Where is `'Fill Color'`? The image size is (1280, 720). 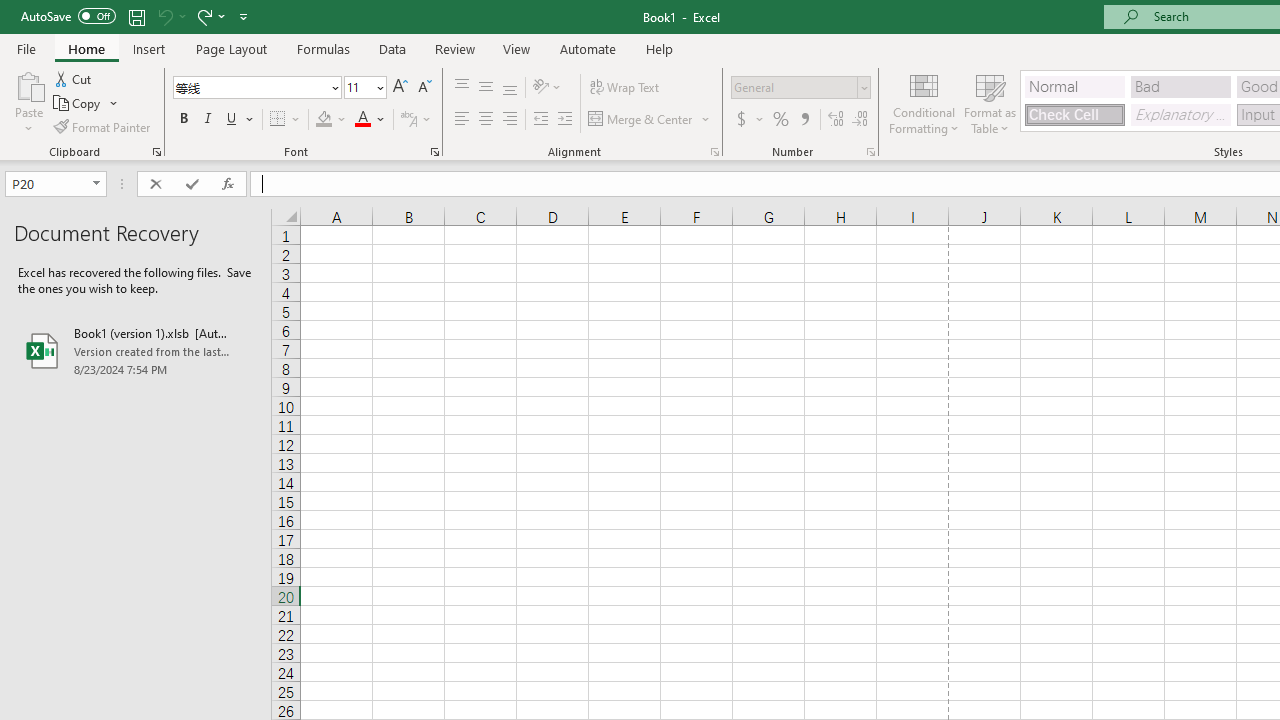
'Fill Color' is located at coordinates (331, 119).